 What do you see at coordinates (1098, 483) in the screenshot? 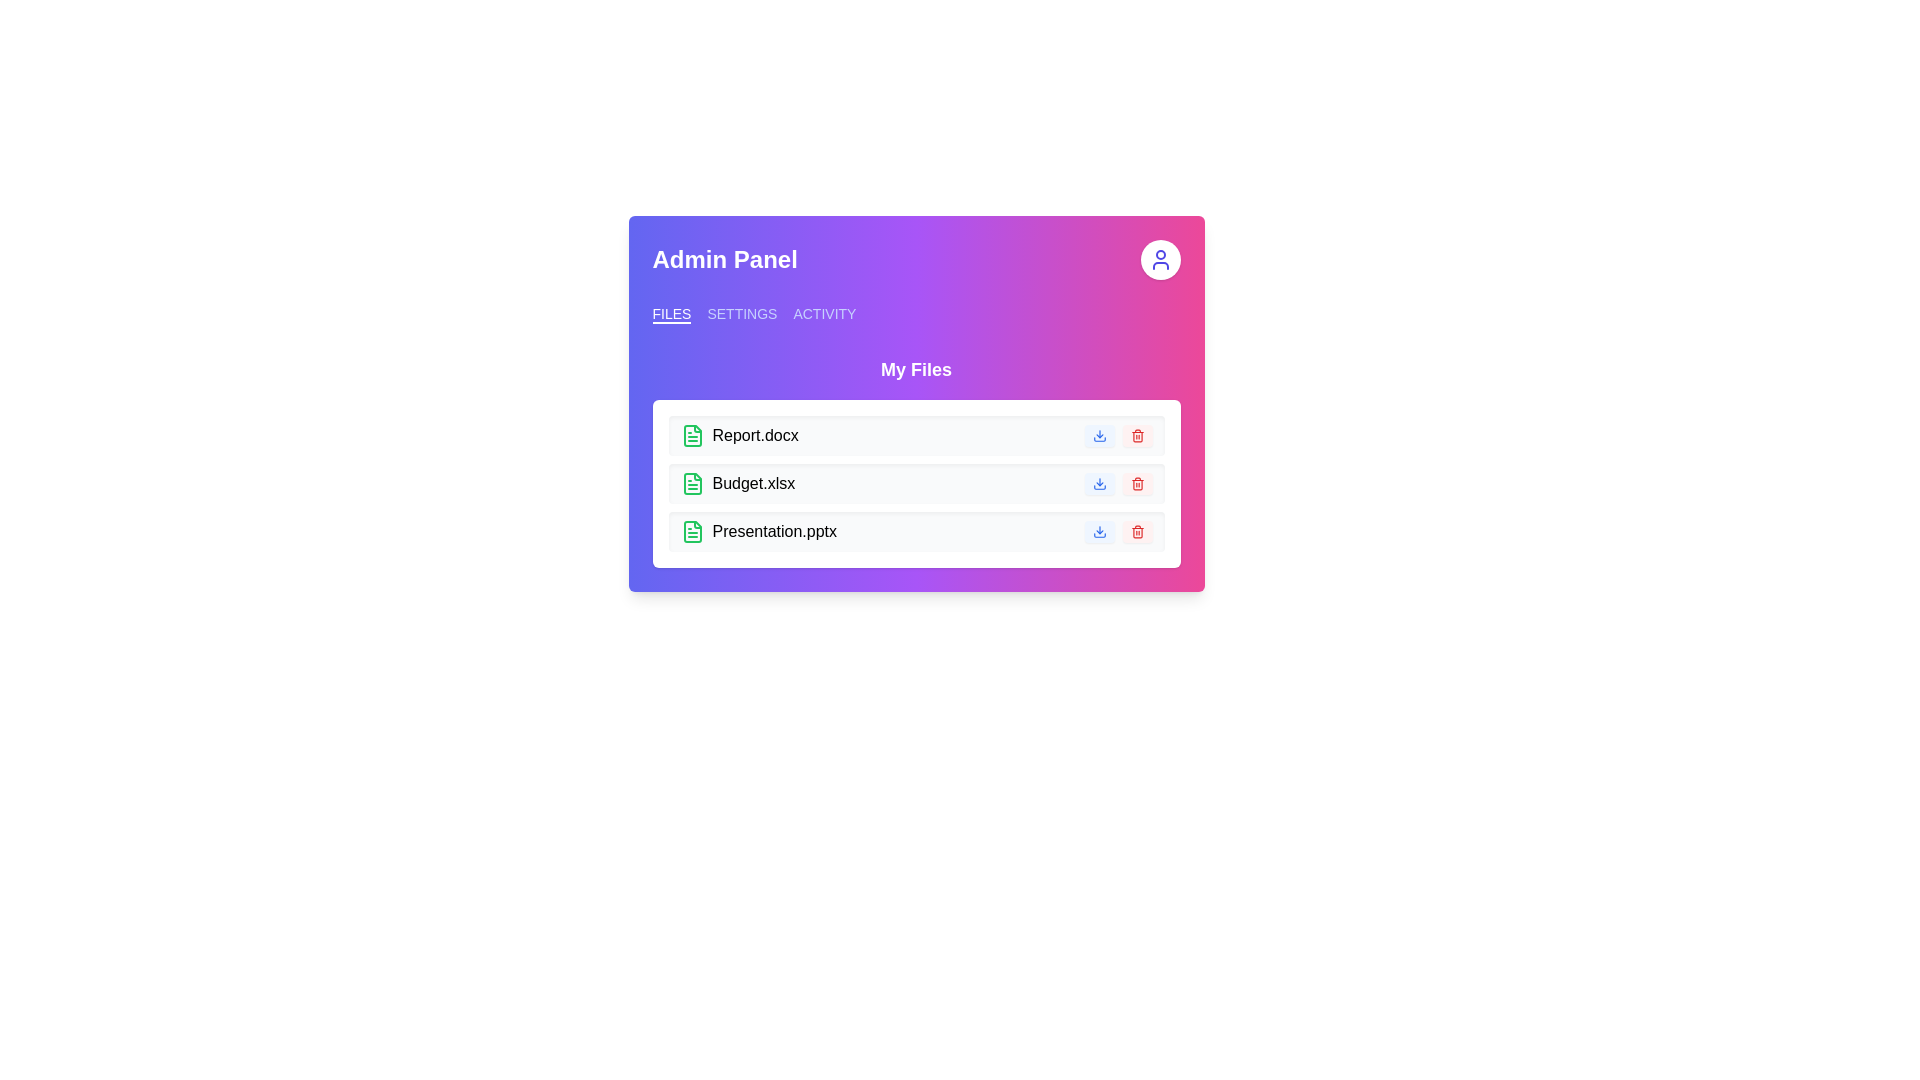
I see `the download button located to the right of the file name 'Budget.xlsx' to trigger visual feedback` at bounding box center [1098, 483].